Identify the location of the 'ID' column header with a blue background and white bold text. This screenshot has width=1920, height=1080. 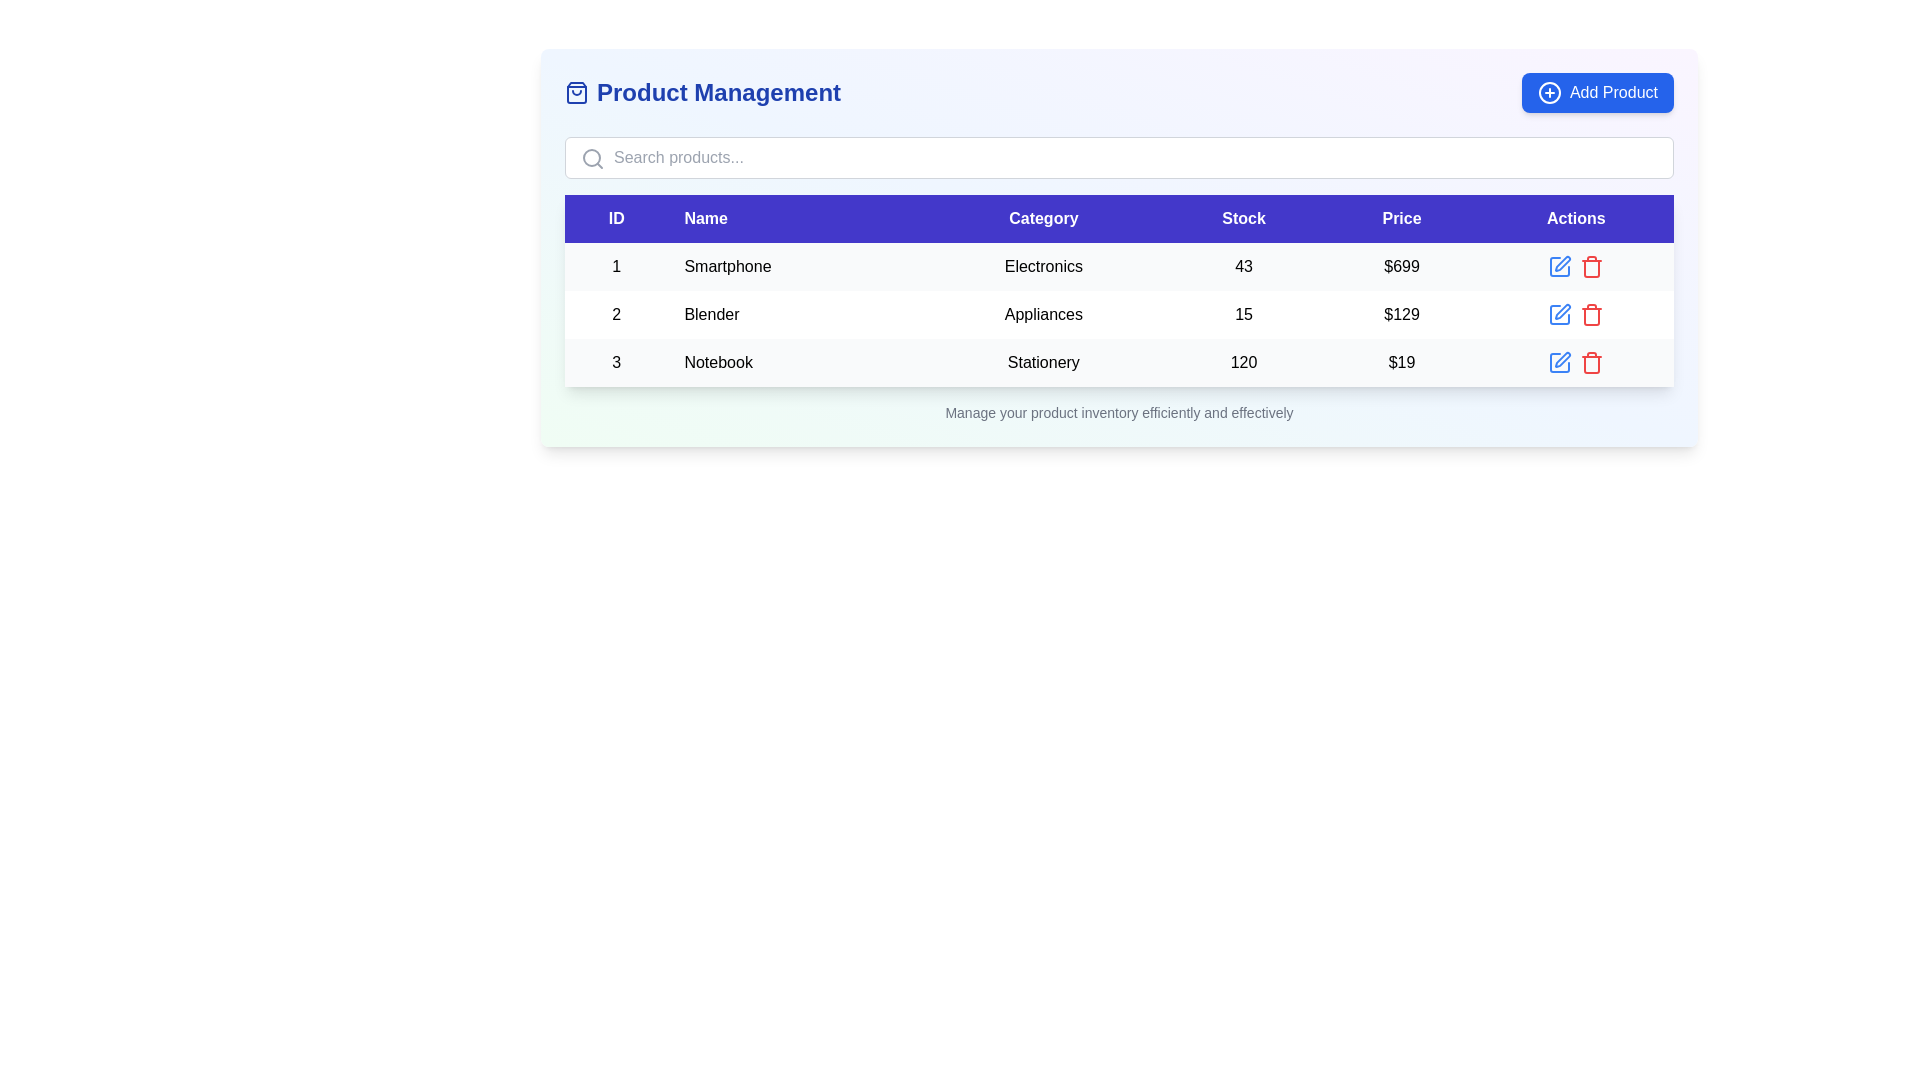
(615, 219).